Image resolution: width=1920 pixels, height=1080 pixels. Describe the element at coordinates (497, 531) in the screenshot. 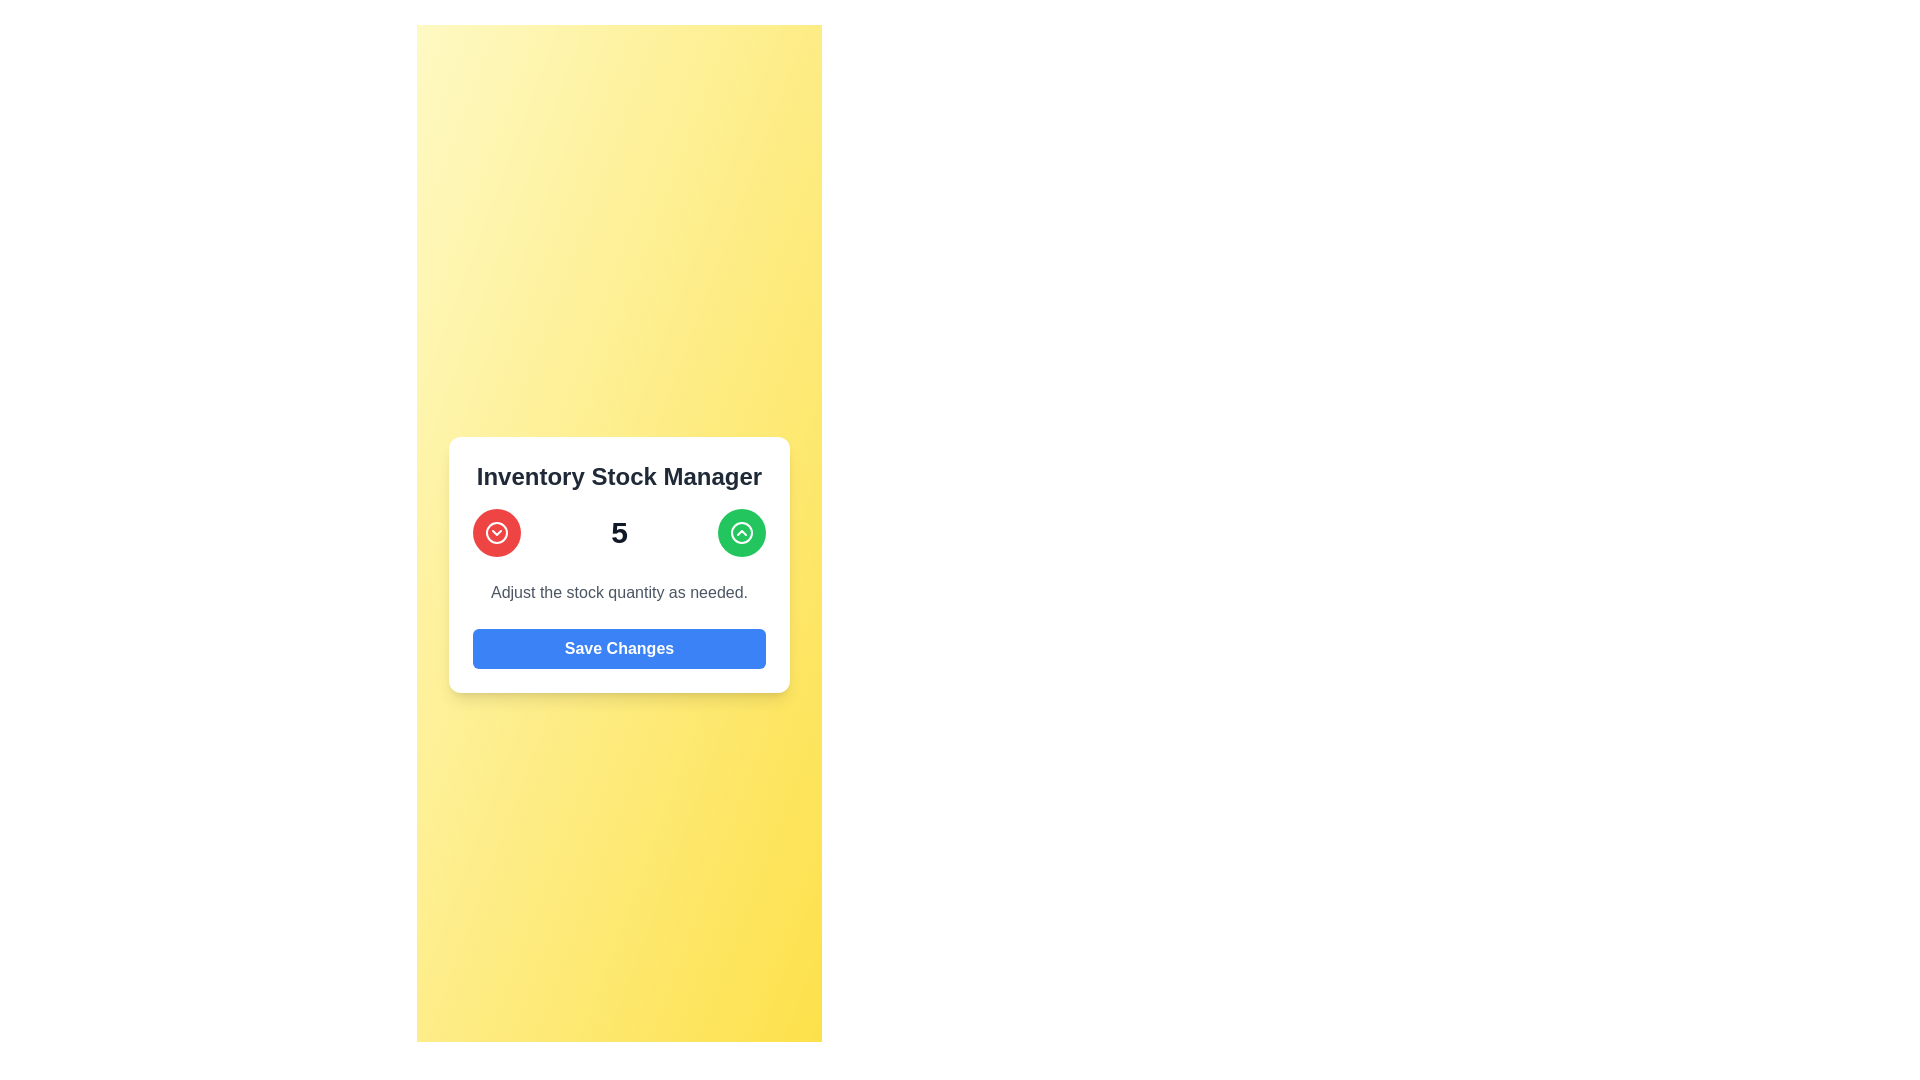

I see `the decrease value button located on the left side of the row in the stock manager interface` at that location.